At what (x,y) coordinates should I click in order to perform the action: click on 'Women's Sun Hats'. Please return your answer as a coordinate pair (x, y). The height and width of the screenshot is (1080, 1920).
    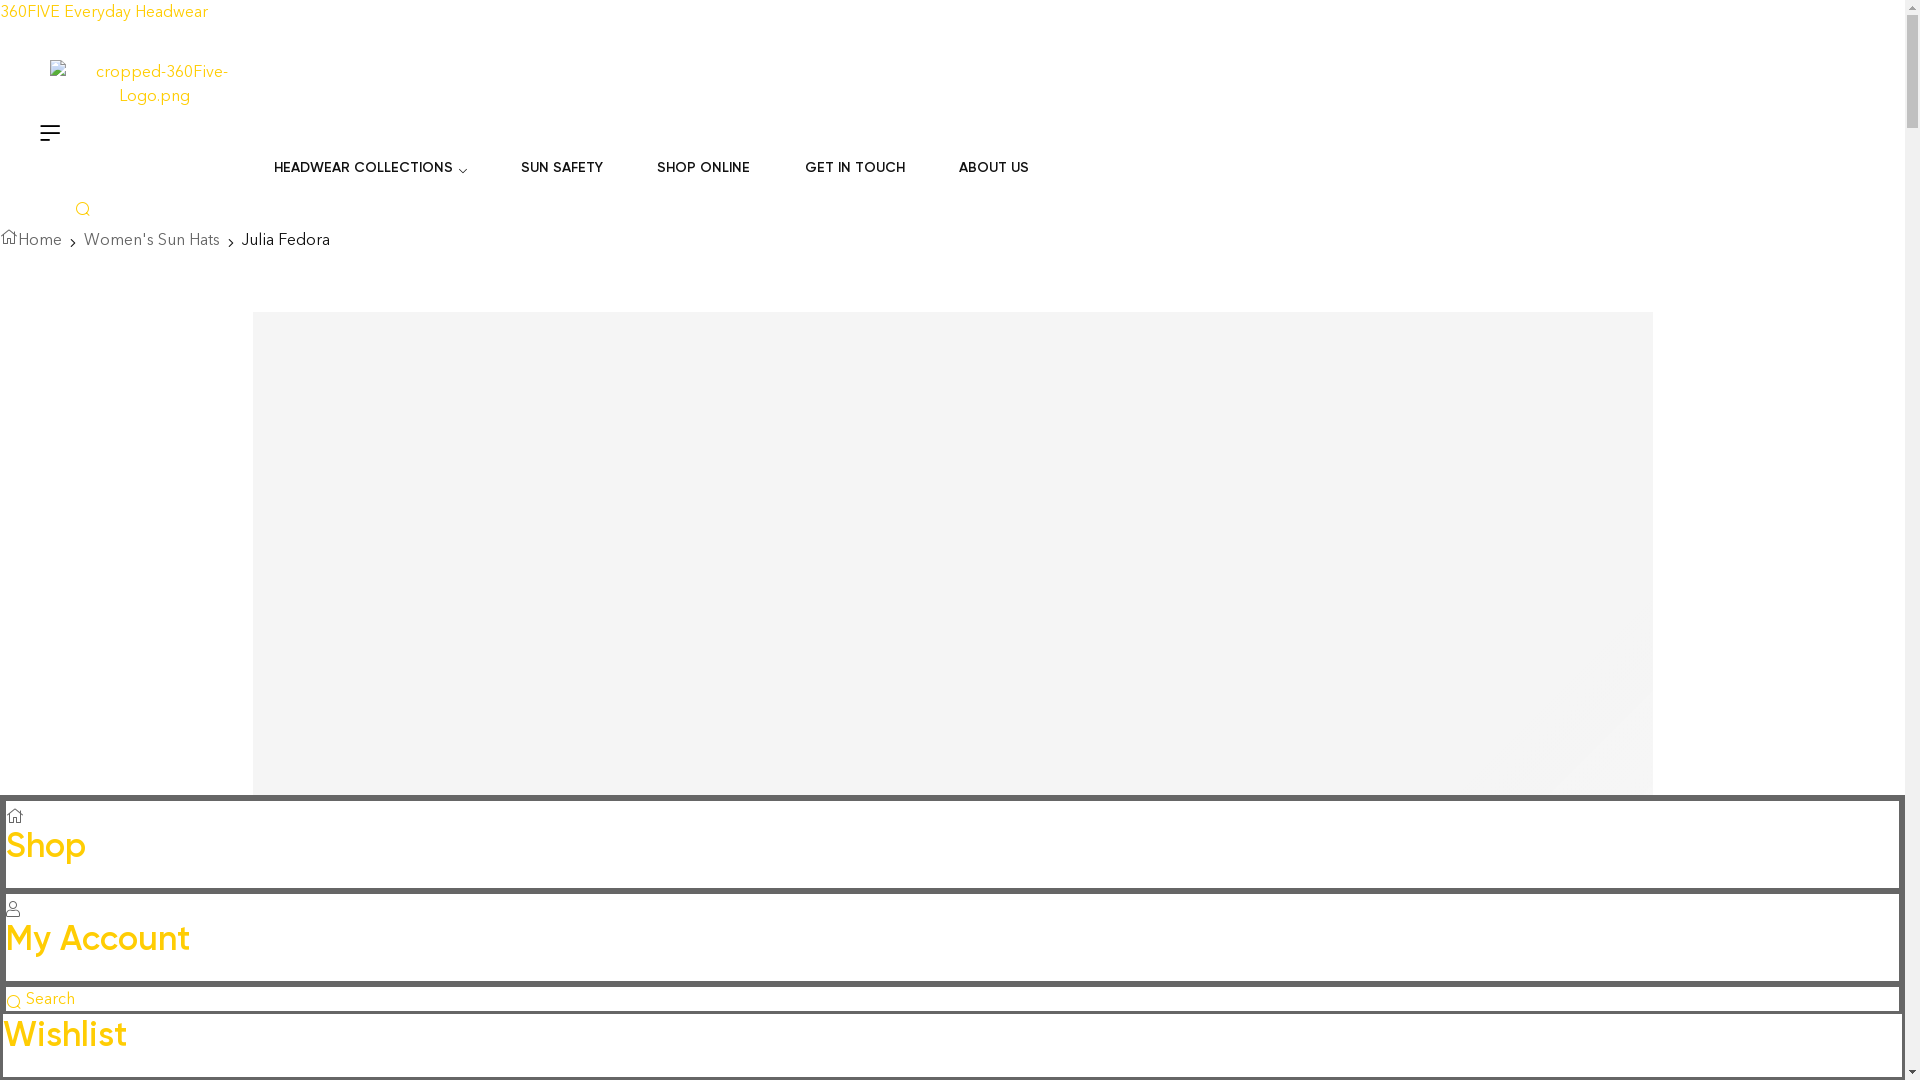
    Looking at the image, I should click on (82, 238).